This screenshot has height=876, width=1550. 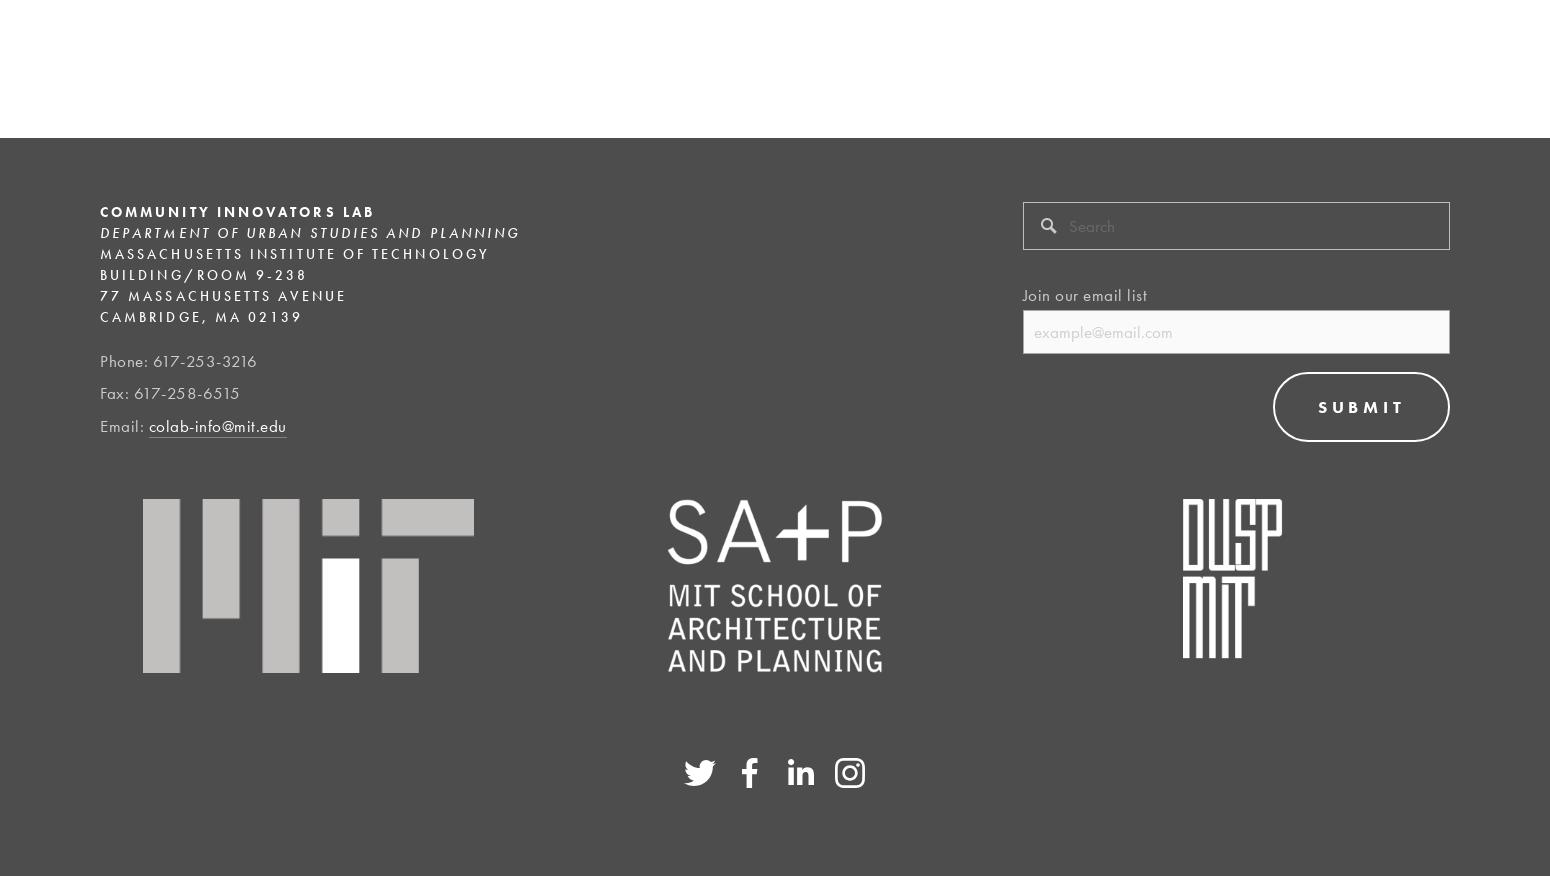 I want to click on 'Massachusetts Institute of Technology', so click(x=294, y=251).